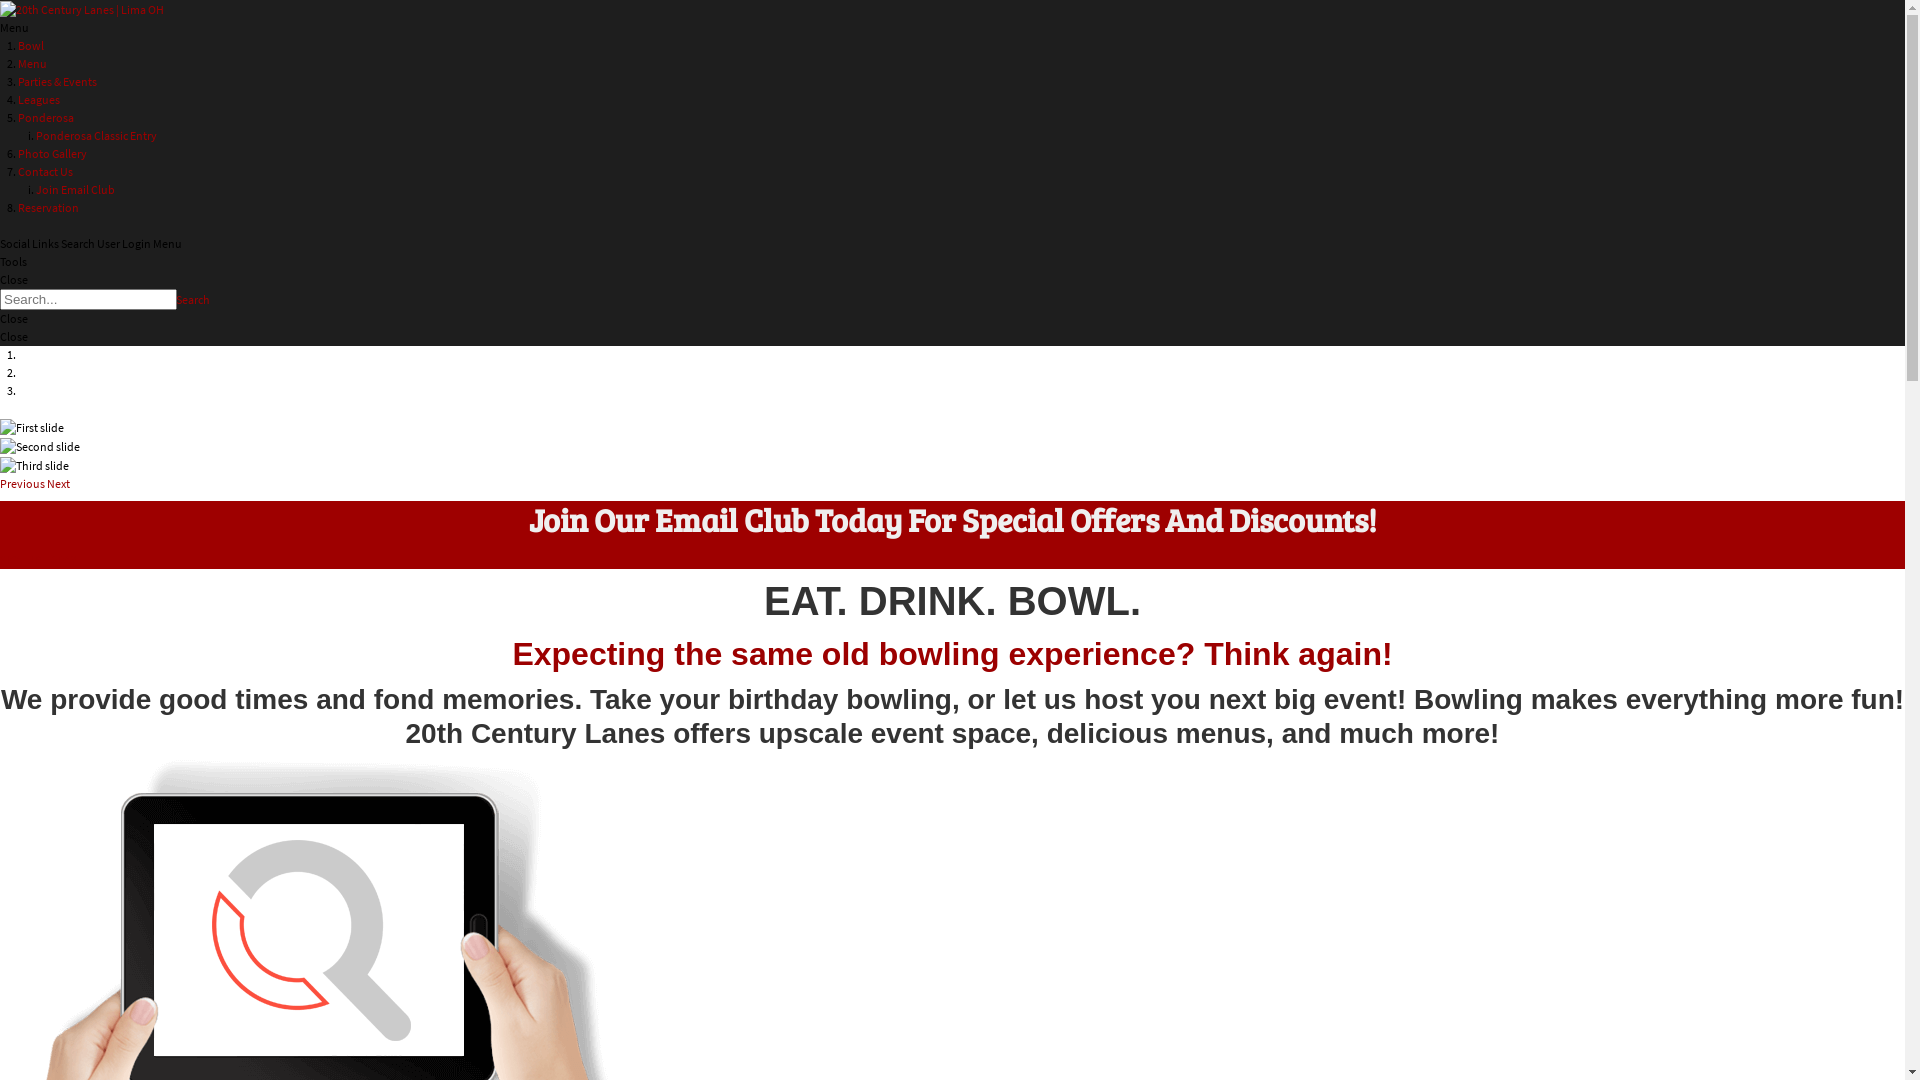 Image resolution: width=1920 pixels, height=1080 pixels. Describe the element at coordinates (157, 323) in the screenshot. I see `'Clear search text'` at that location.